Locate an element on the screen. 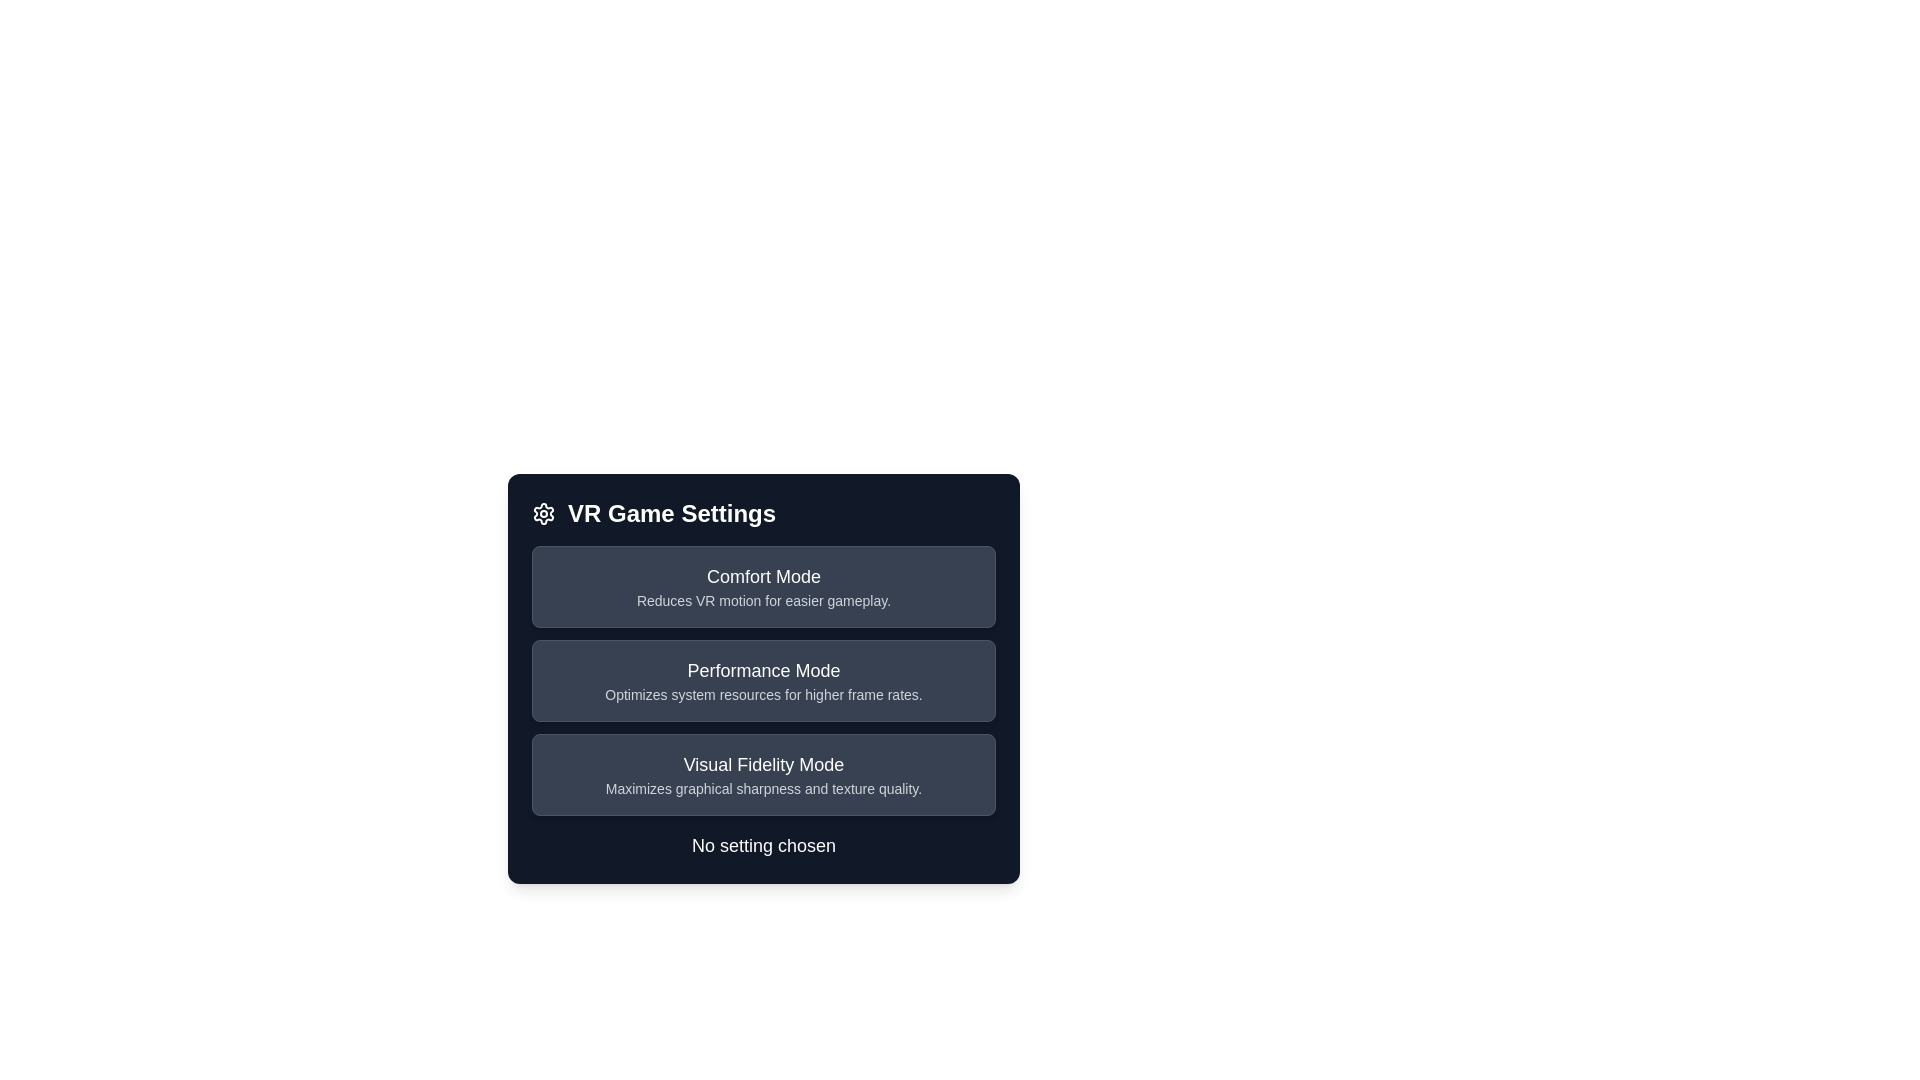 This screenshot has height=1080, width=1920. the gear icon located to the left of the 'VR Game Settings' heading, which has a line-art design and a dark rectangular background is located at coordinates (543, 512).